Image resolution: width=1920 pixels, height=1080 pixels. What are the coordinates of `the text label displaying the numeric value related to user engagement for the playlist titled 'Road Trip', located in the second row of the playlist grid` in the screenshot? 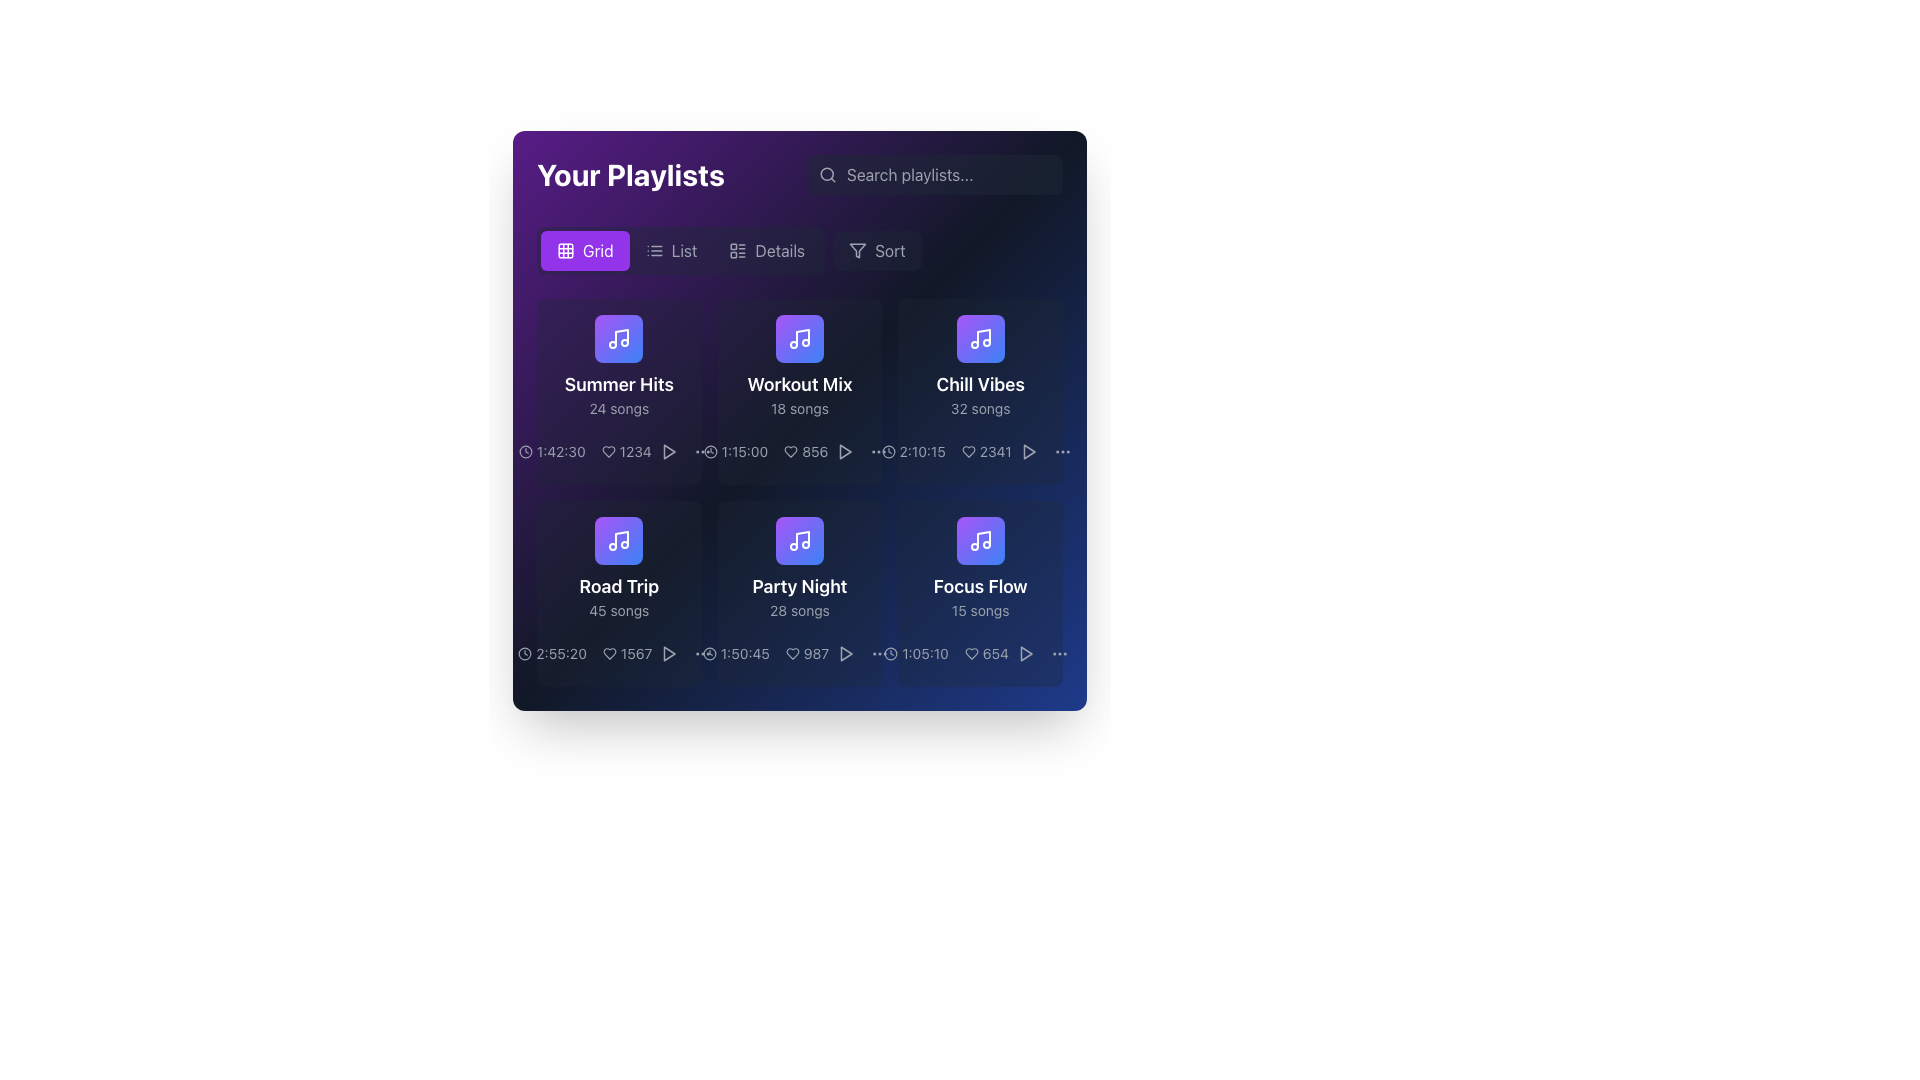 It's located at (626, 654).